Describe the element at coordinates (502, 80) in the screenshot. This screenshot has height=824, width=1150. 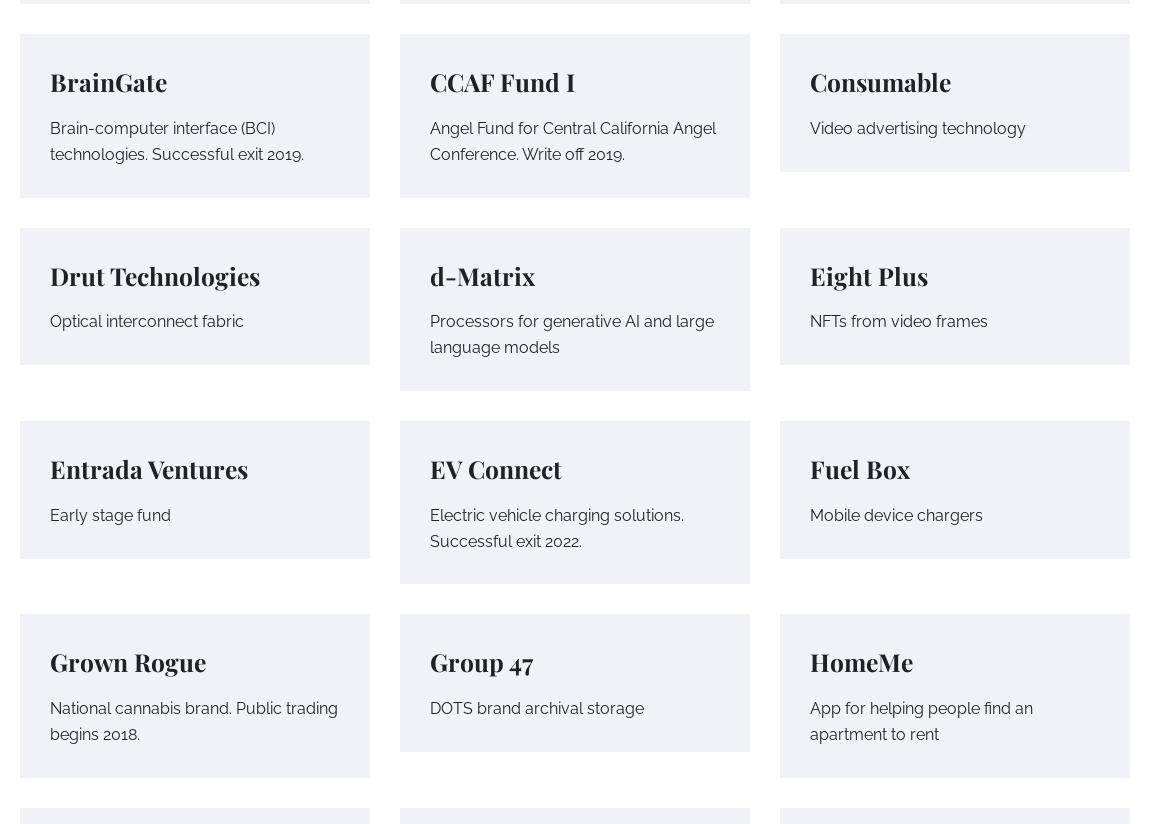
I see `'CCAF Fund I'` at that location.